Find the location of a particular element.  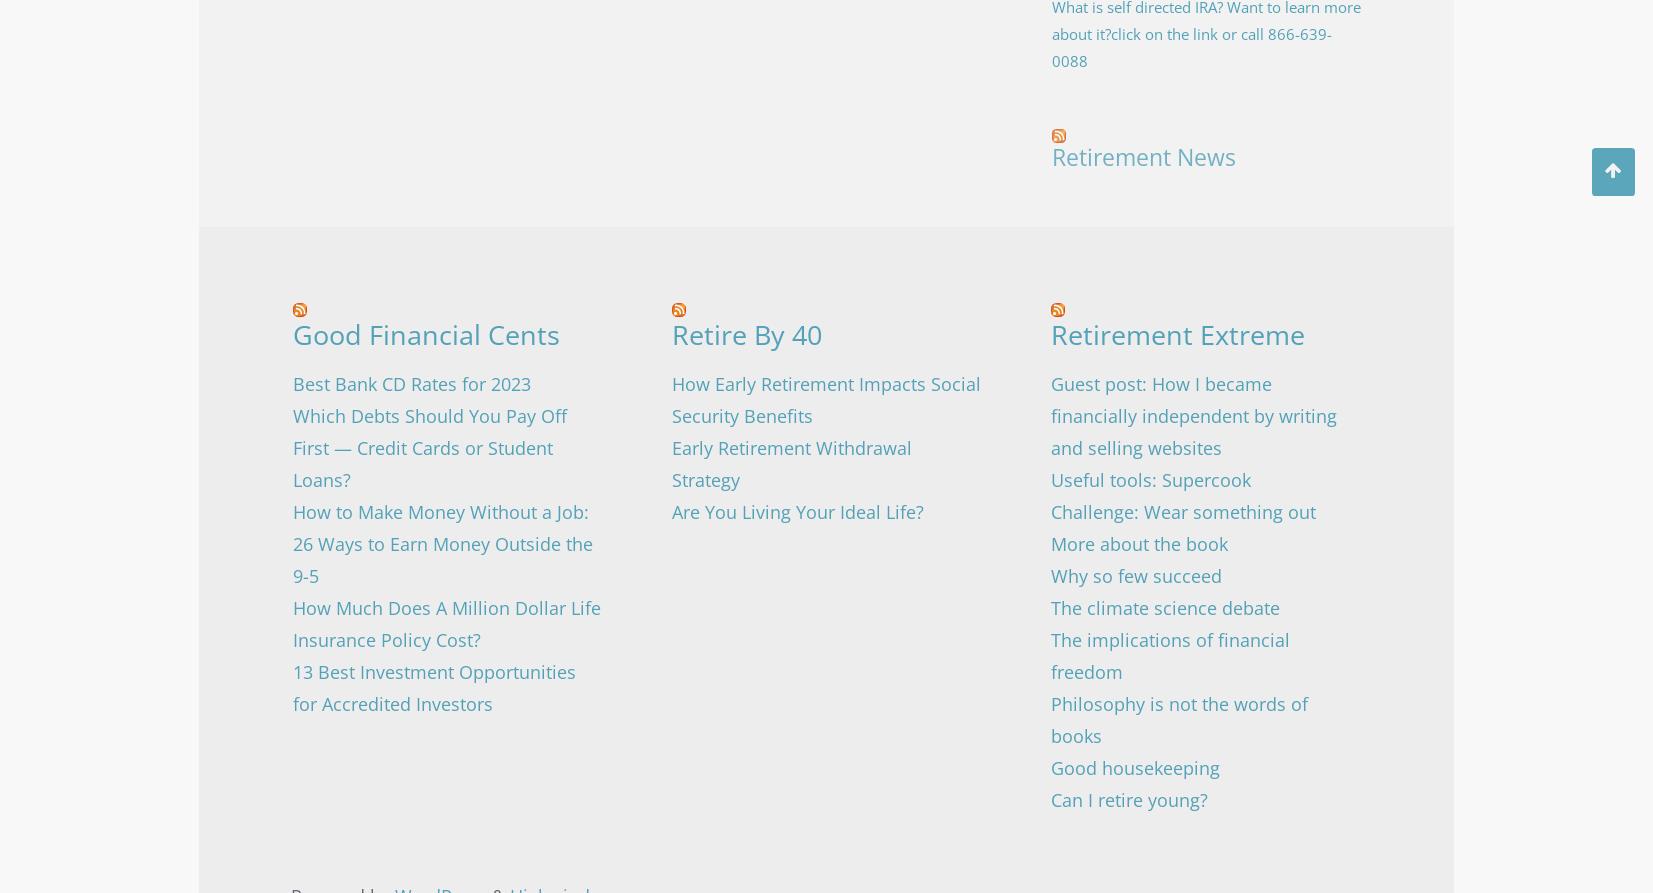

'Best Bank CD Rates for 2023' is located at coordinates (409, 383).